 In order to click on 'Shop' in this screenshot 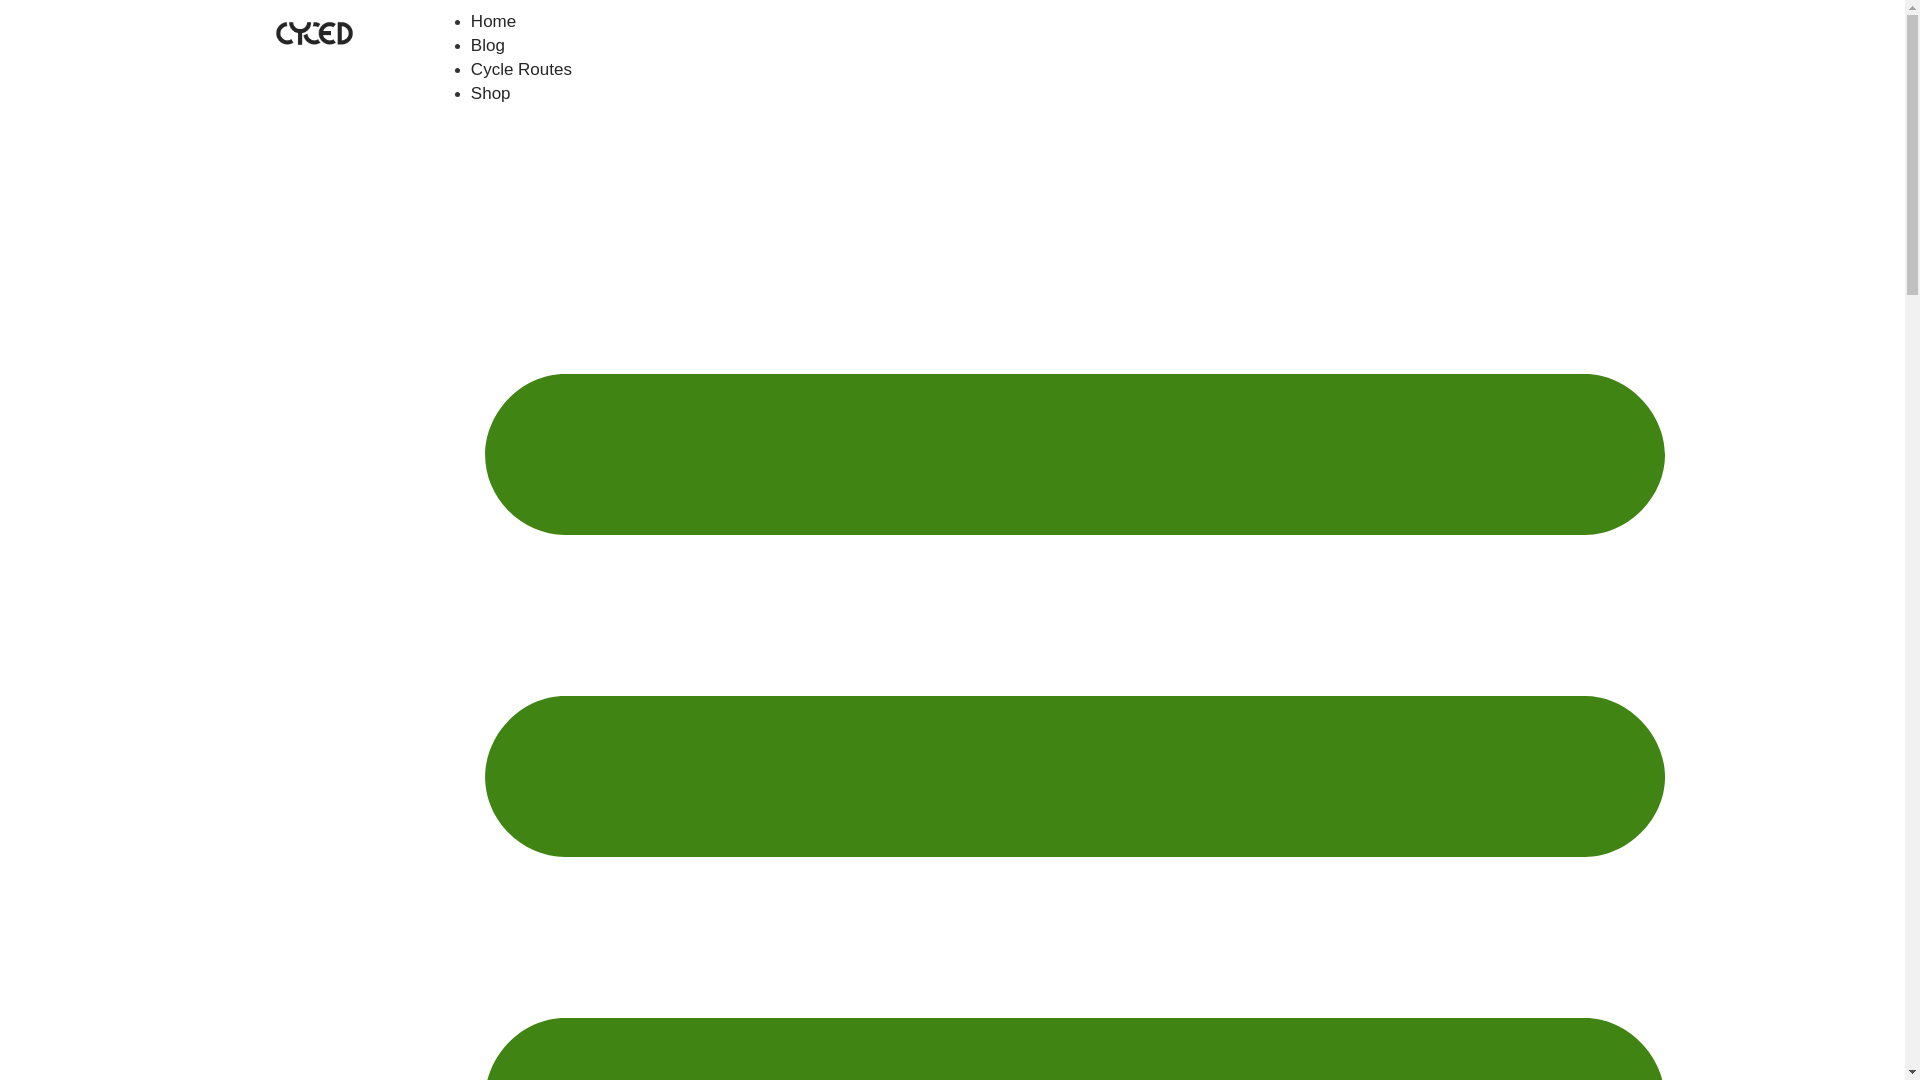, I will do `click(490, 93)`.